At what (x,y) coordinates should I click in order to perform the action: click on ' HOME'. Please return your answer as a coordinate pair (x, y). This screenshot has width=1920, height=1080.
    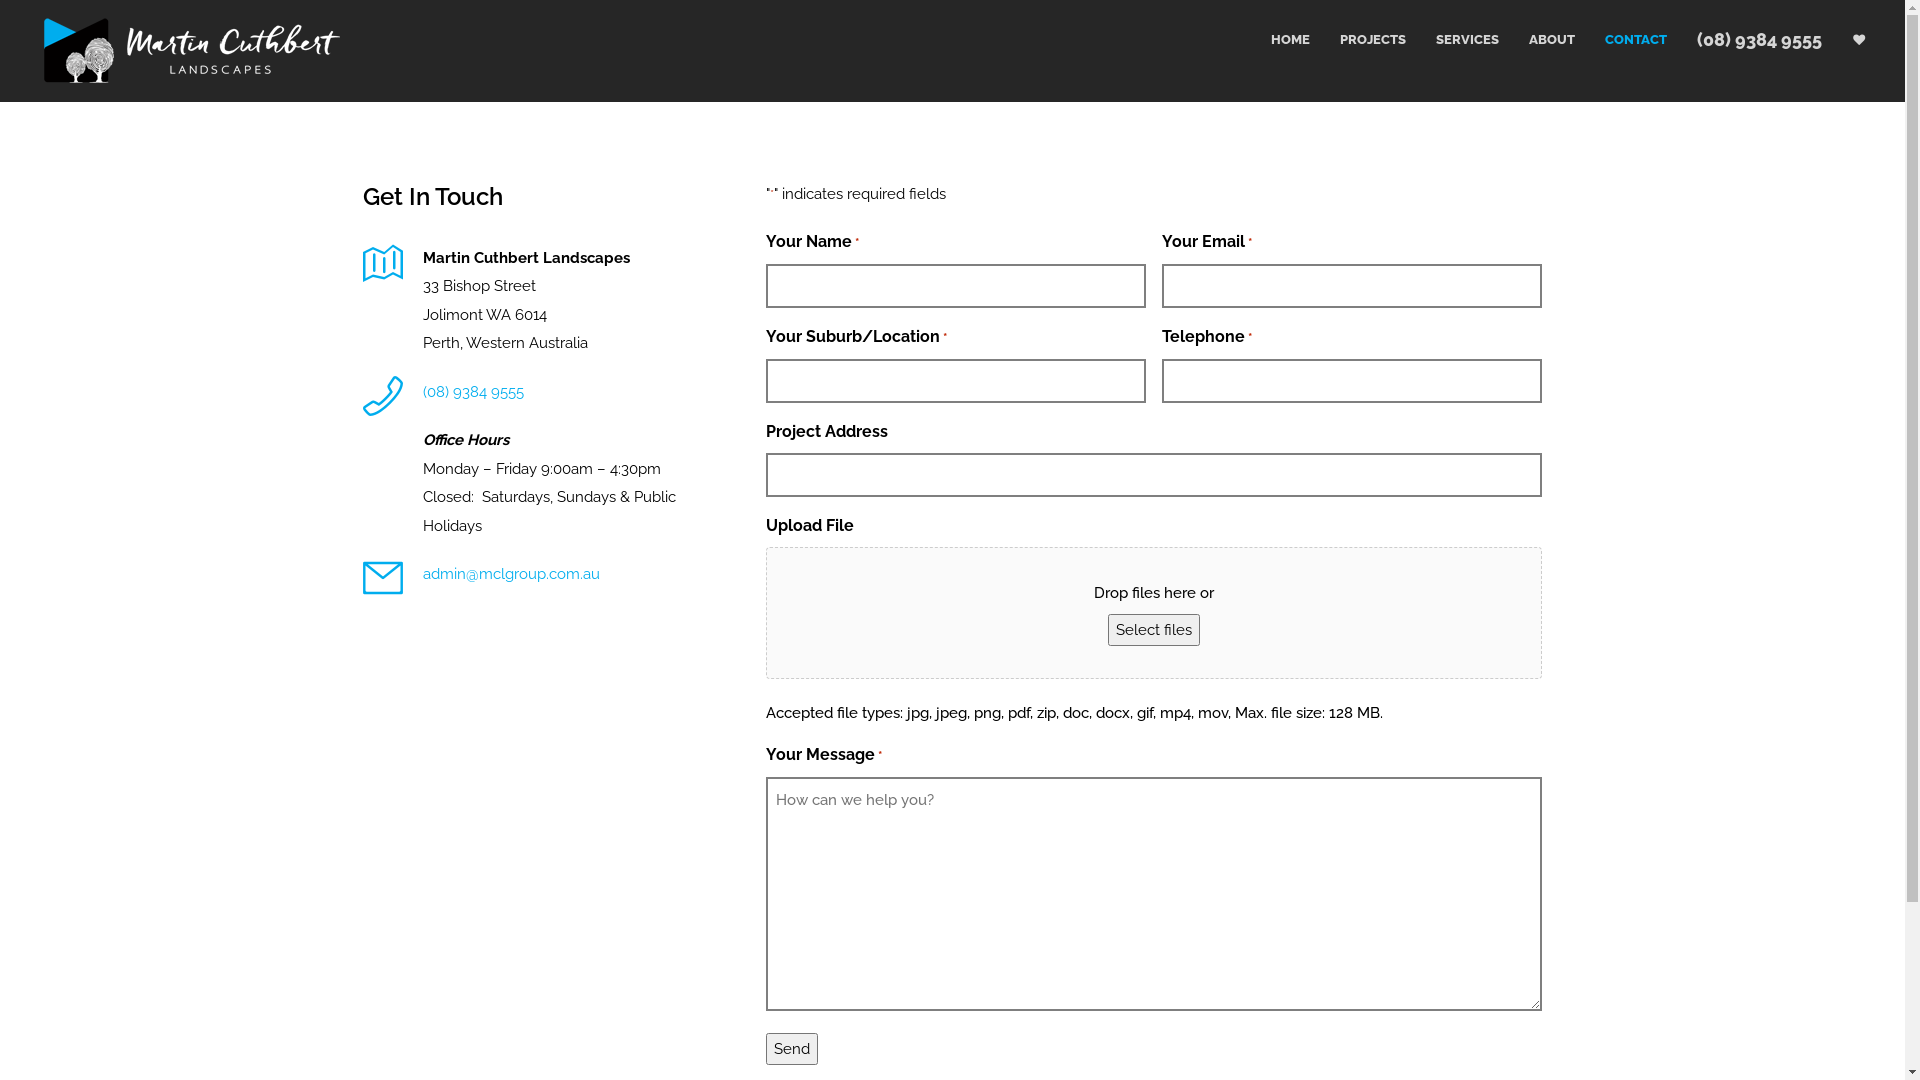
    Looking at the image, I should click on (1272, 39).